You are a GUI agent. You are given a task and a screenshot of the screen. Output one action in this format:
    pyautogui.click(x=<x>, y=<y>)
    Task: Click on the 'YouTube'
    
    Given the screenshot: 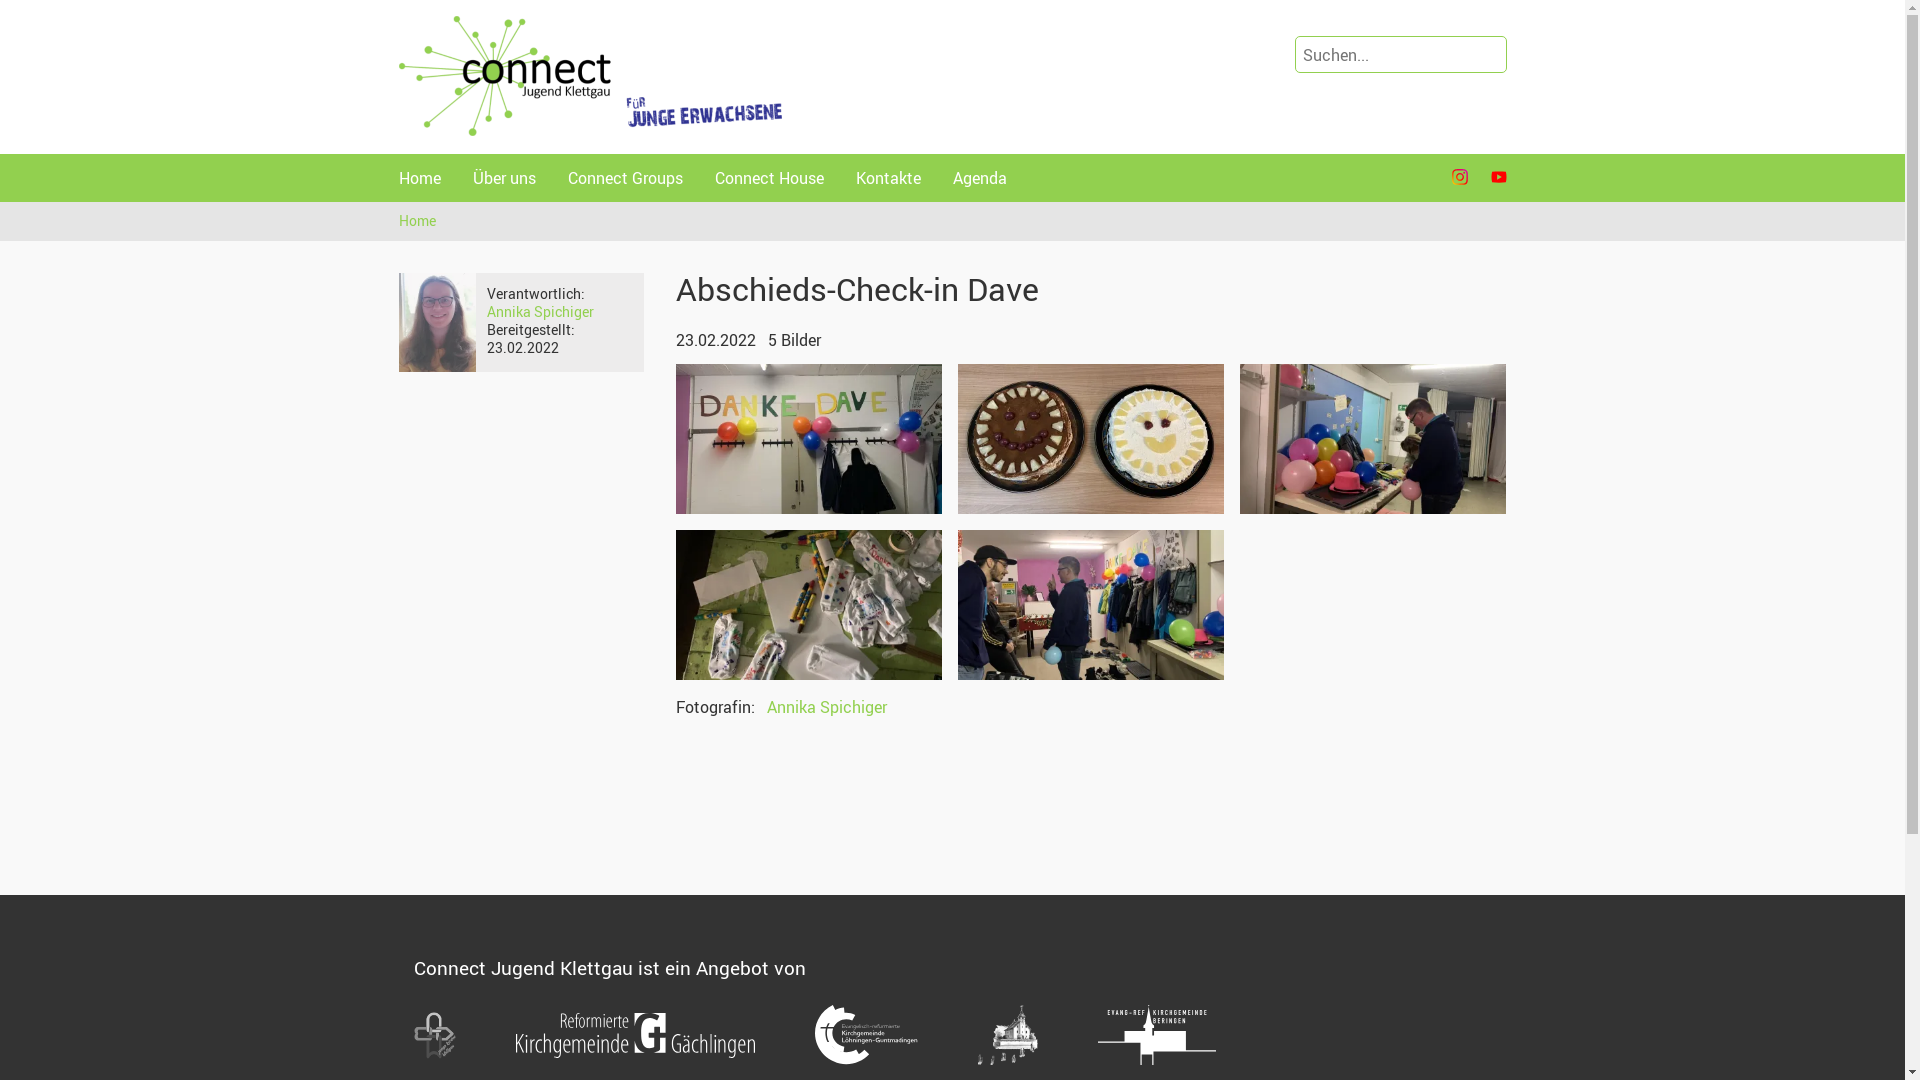 What is the action you would take?
    pyautogui.click(x=1497, y=176)
    